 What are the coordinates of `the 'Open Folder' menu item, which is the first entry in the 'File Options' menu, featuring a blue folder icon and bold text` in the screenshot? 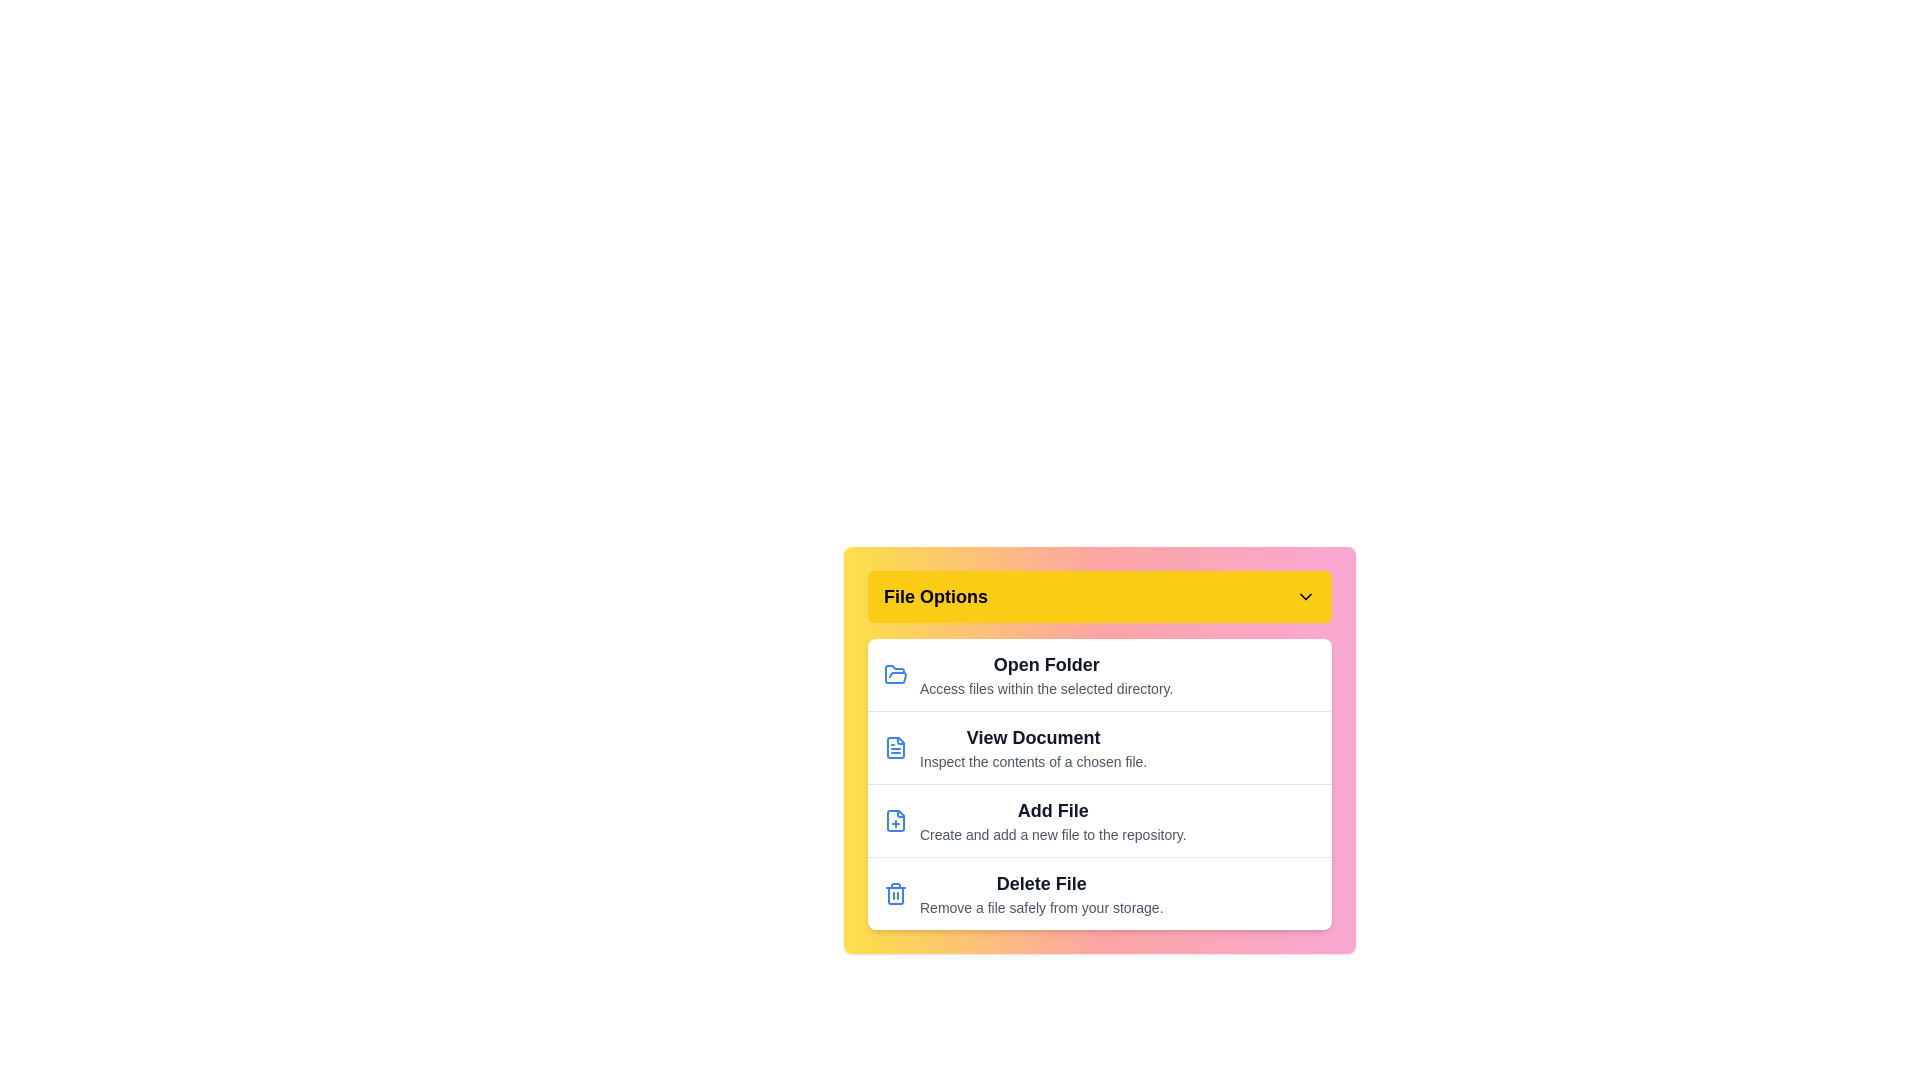 It's located at (1098, 675).